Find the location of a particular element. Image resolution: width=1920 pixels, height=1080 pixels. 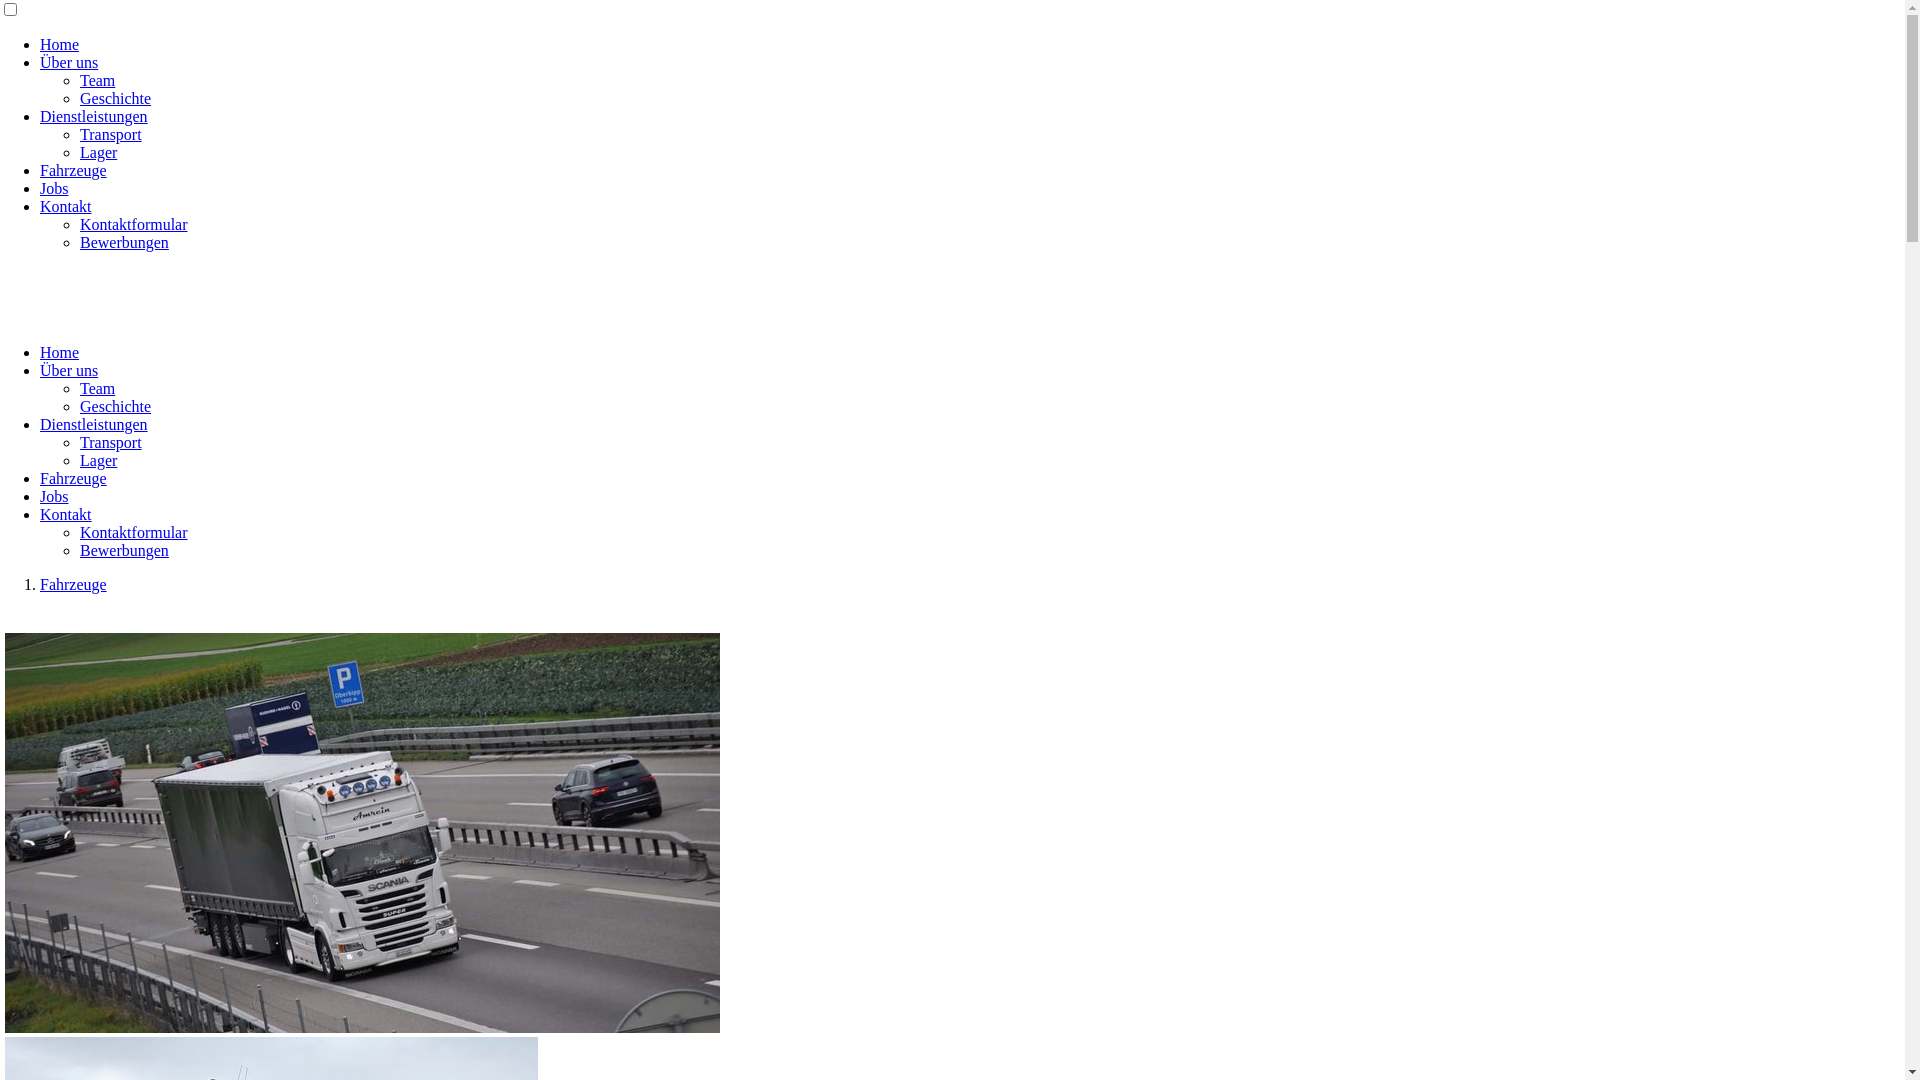

'Lager' is located at coordinates (97, 460).